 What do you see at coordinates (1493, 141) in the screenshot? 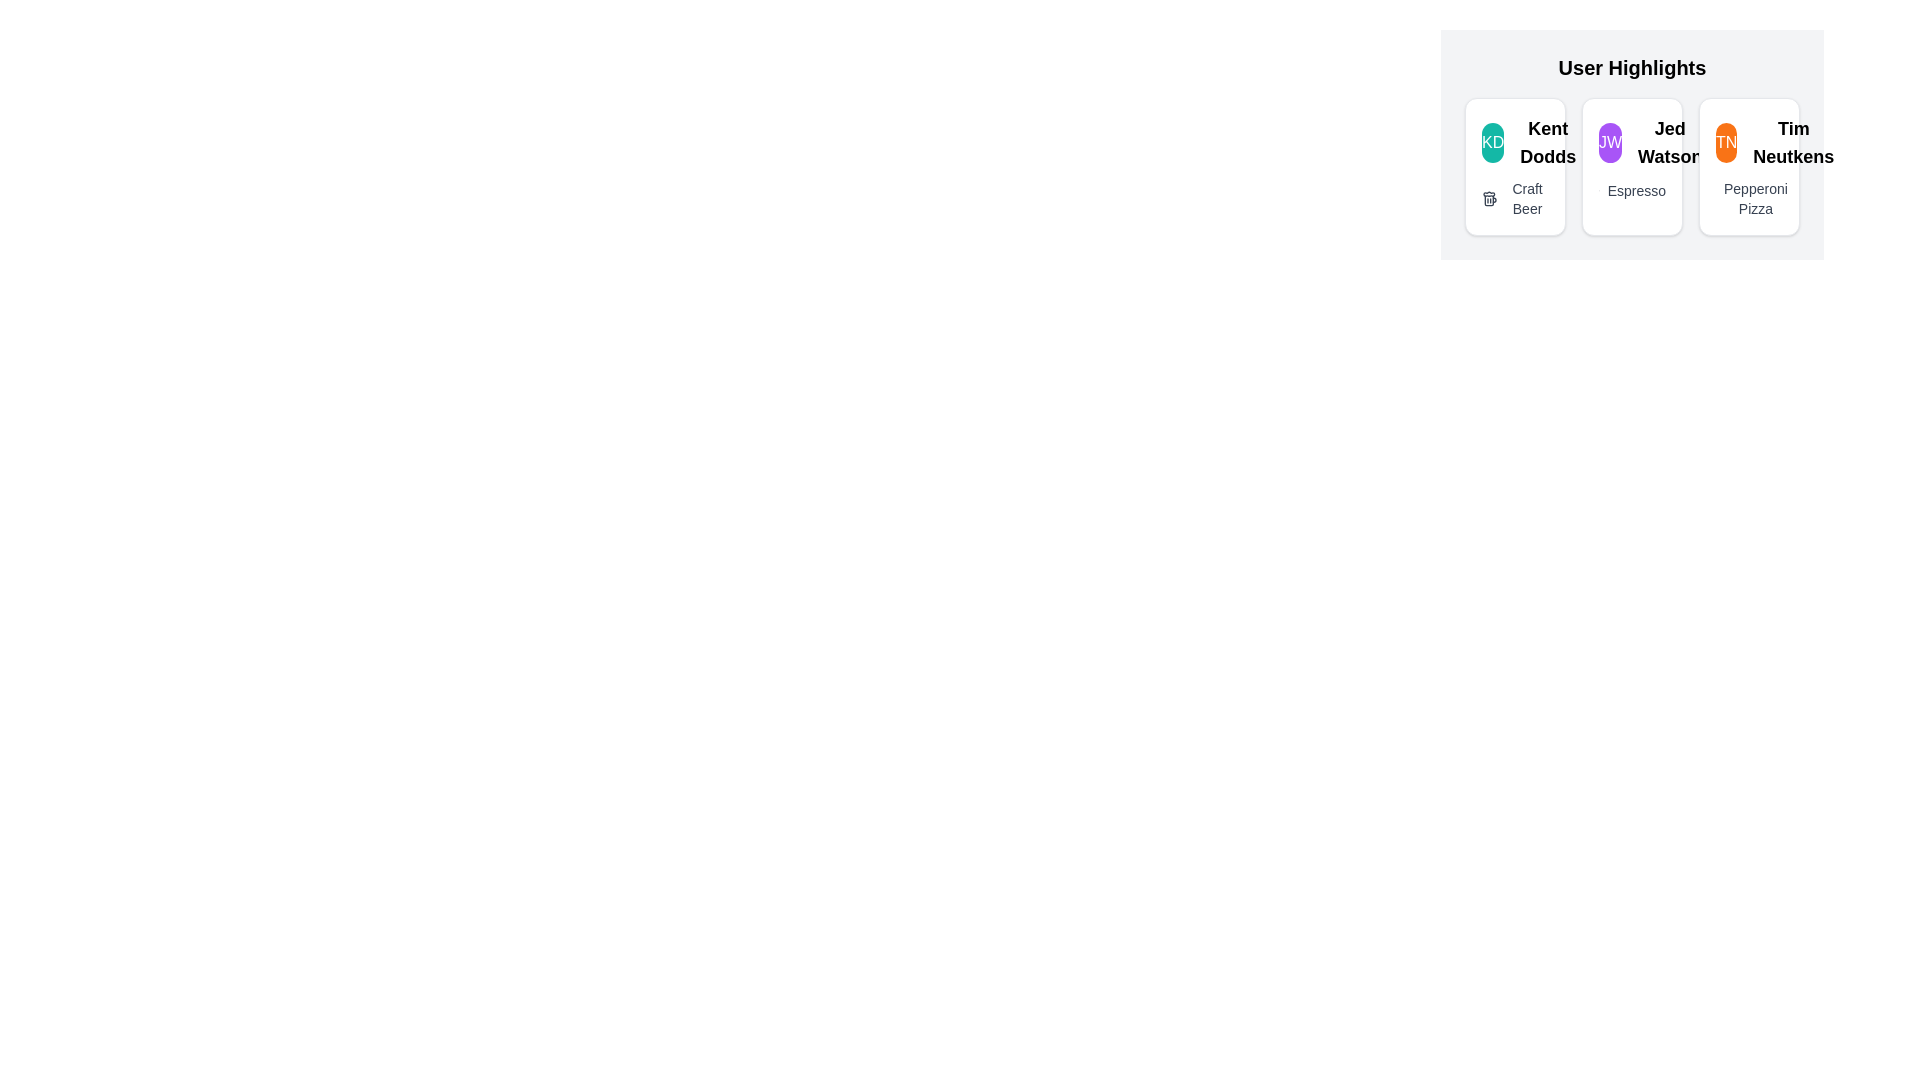
I see `the User badge indicating 'Kent Dodds', located at the top-left corner of the card styled section under the 'User Highlights' header` at bounding box center [1493, 141].